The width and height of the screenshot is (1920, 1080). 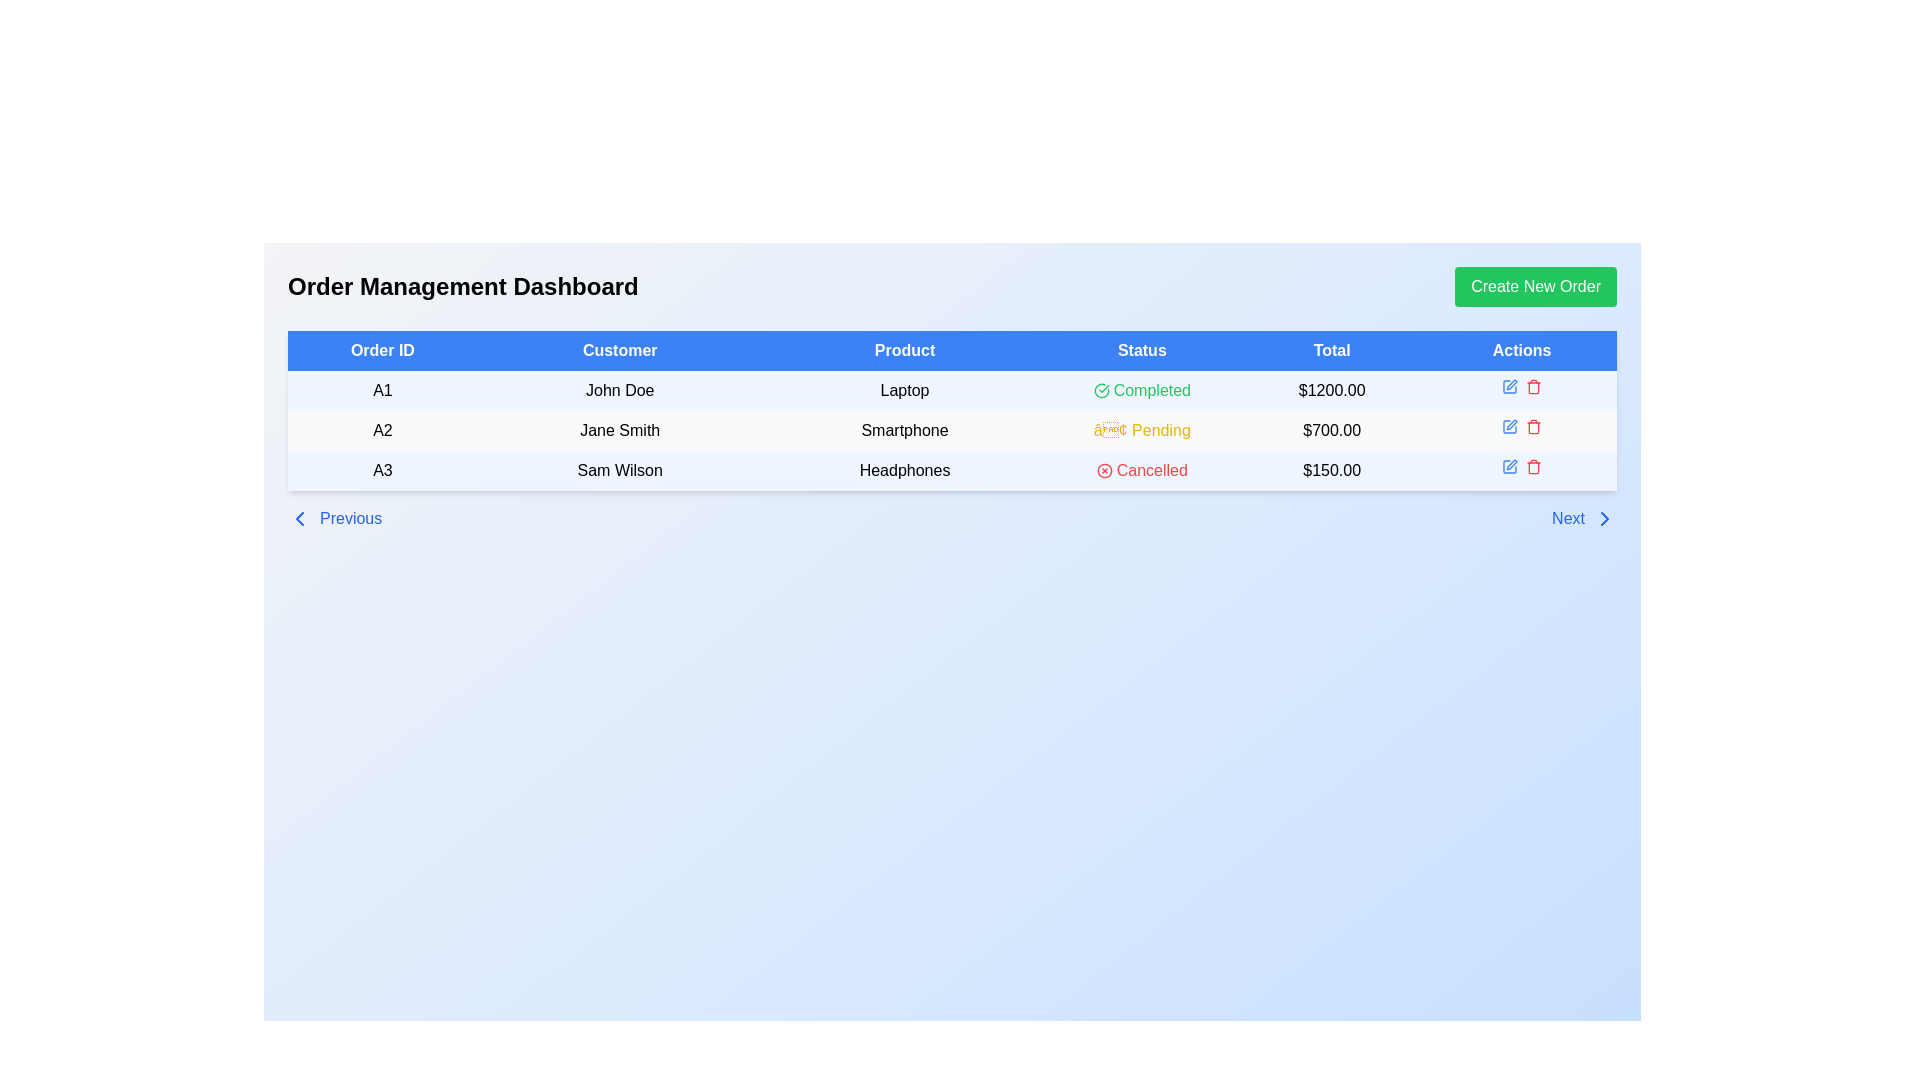 What do you see at coordinates (1142, 390) in the screenshot?
I see `the Status indicator for order ID 'A1' in the first row of the table, which visually indicates the completion status with text and icon` at bounding box center [1142, 390].